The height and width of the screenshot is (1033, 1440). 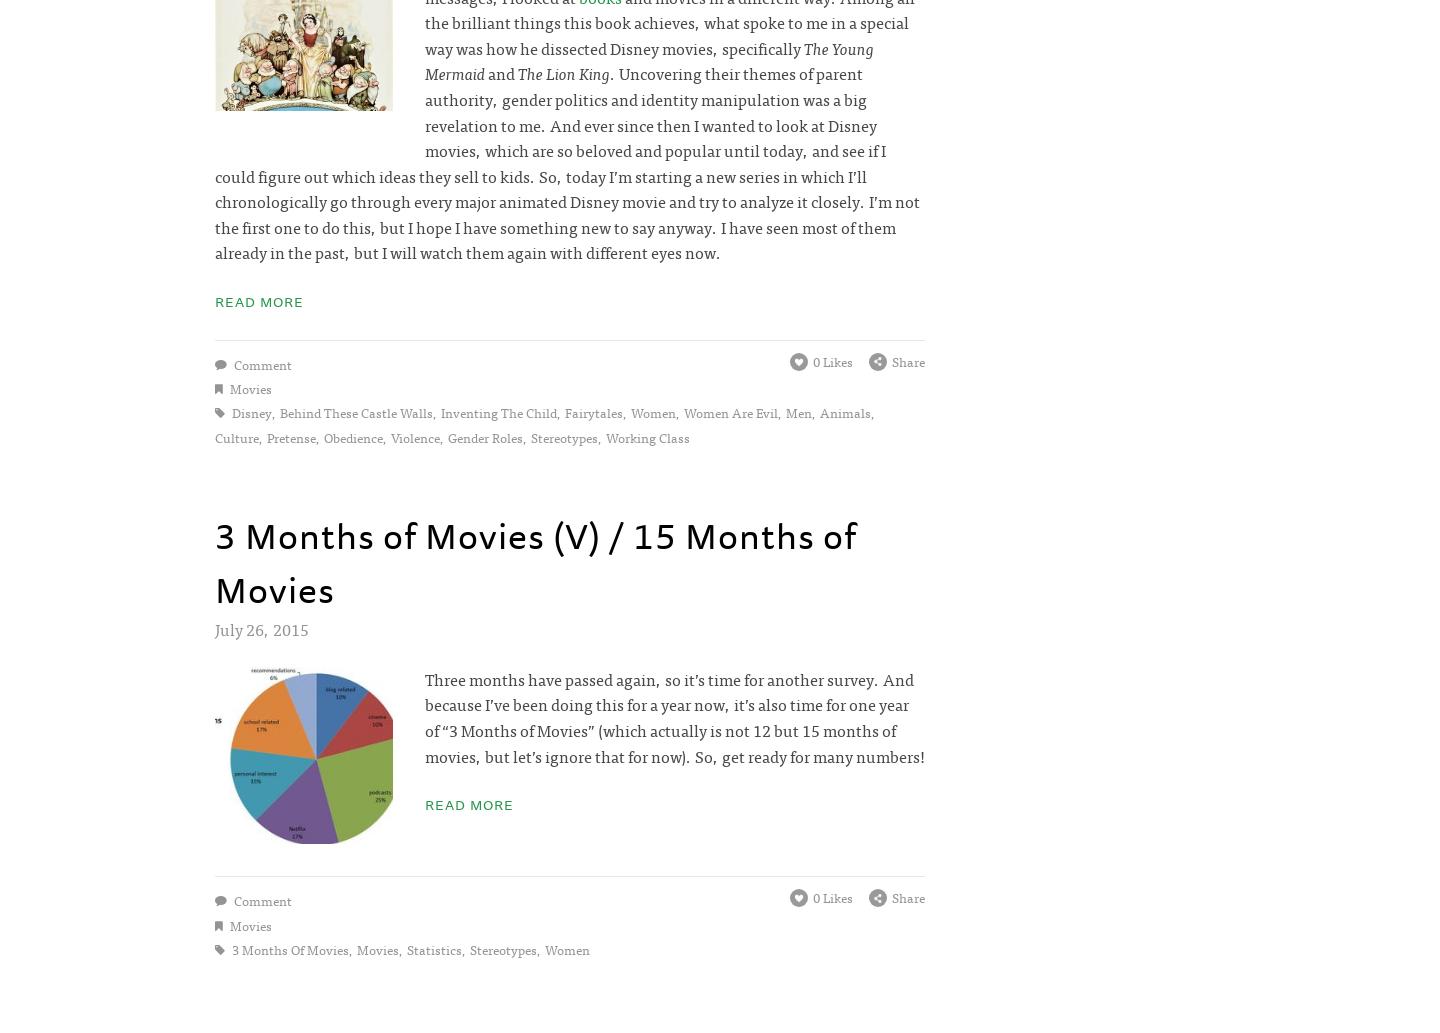 I want to click on 'culture', so click(x=237, y=436).